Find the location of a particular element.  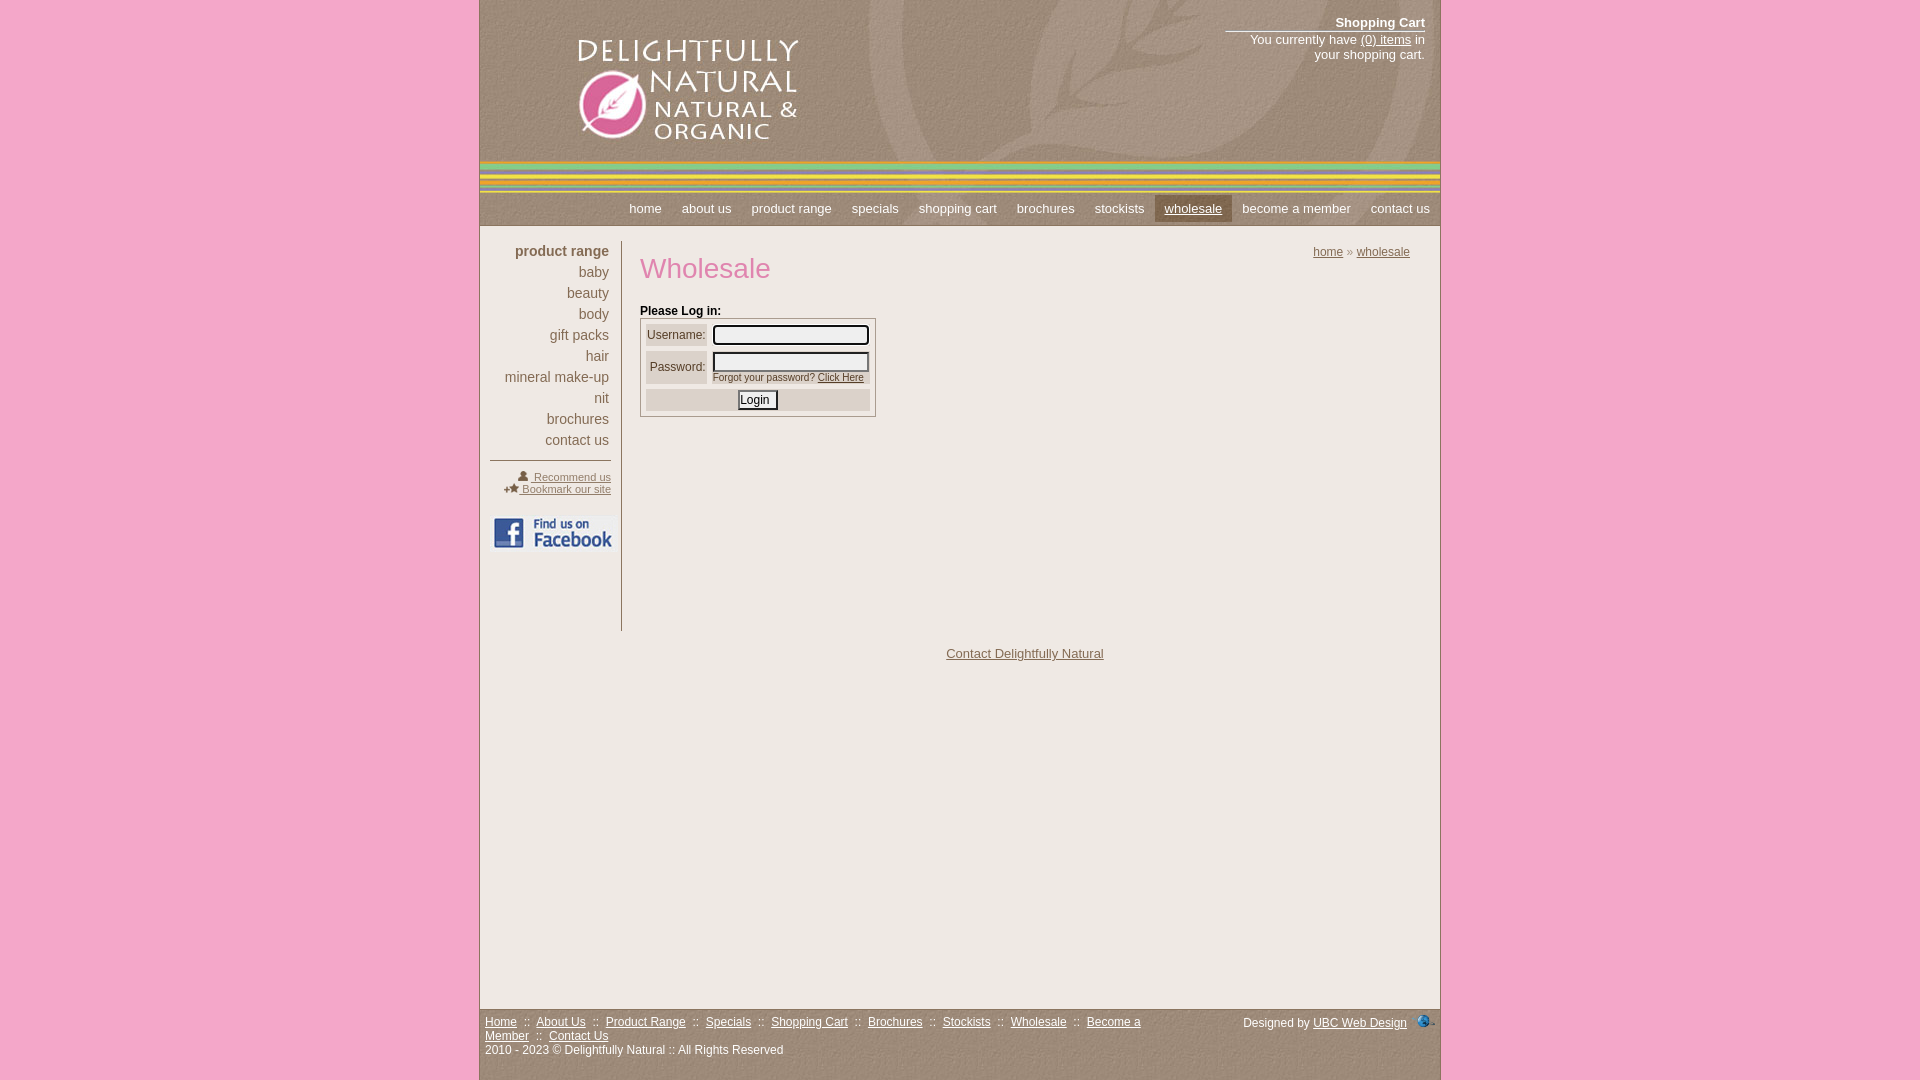

'Specials' is located at coordinates (727, 1022).